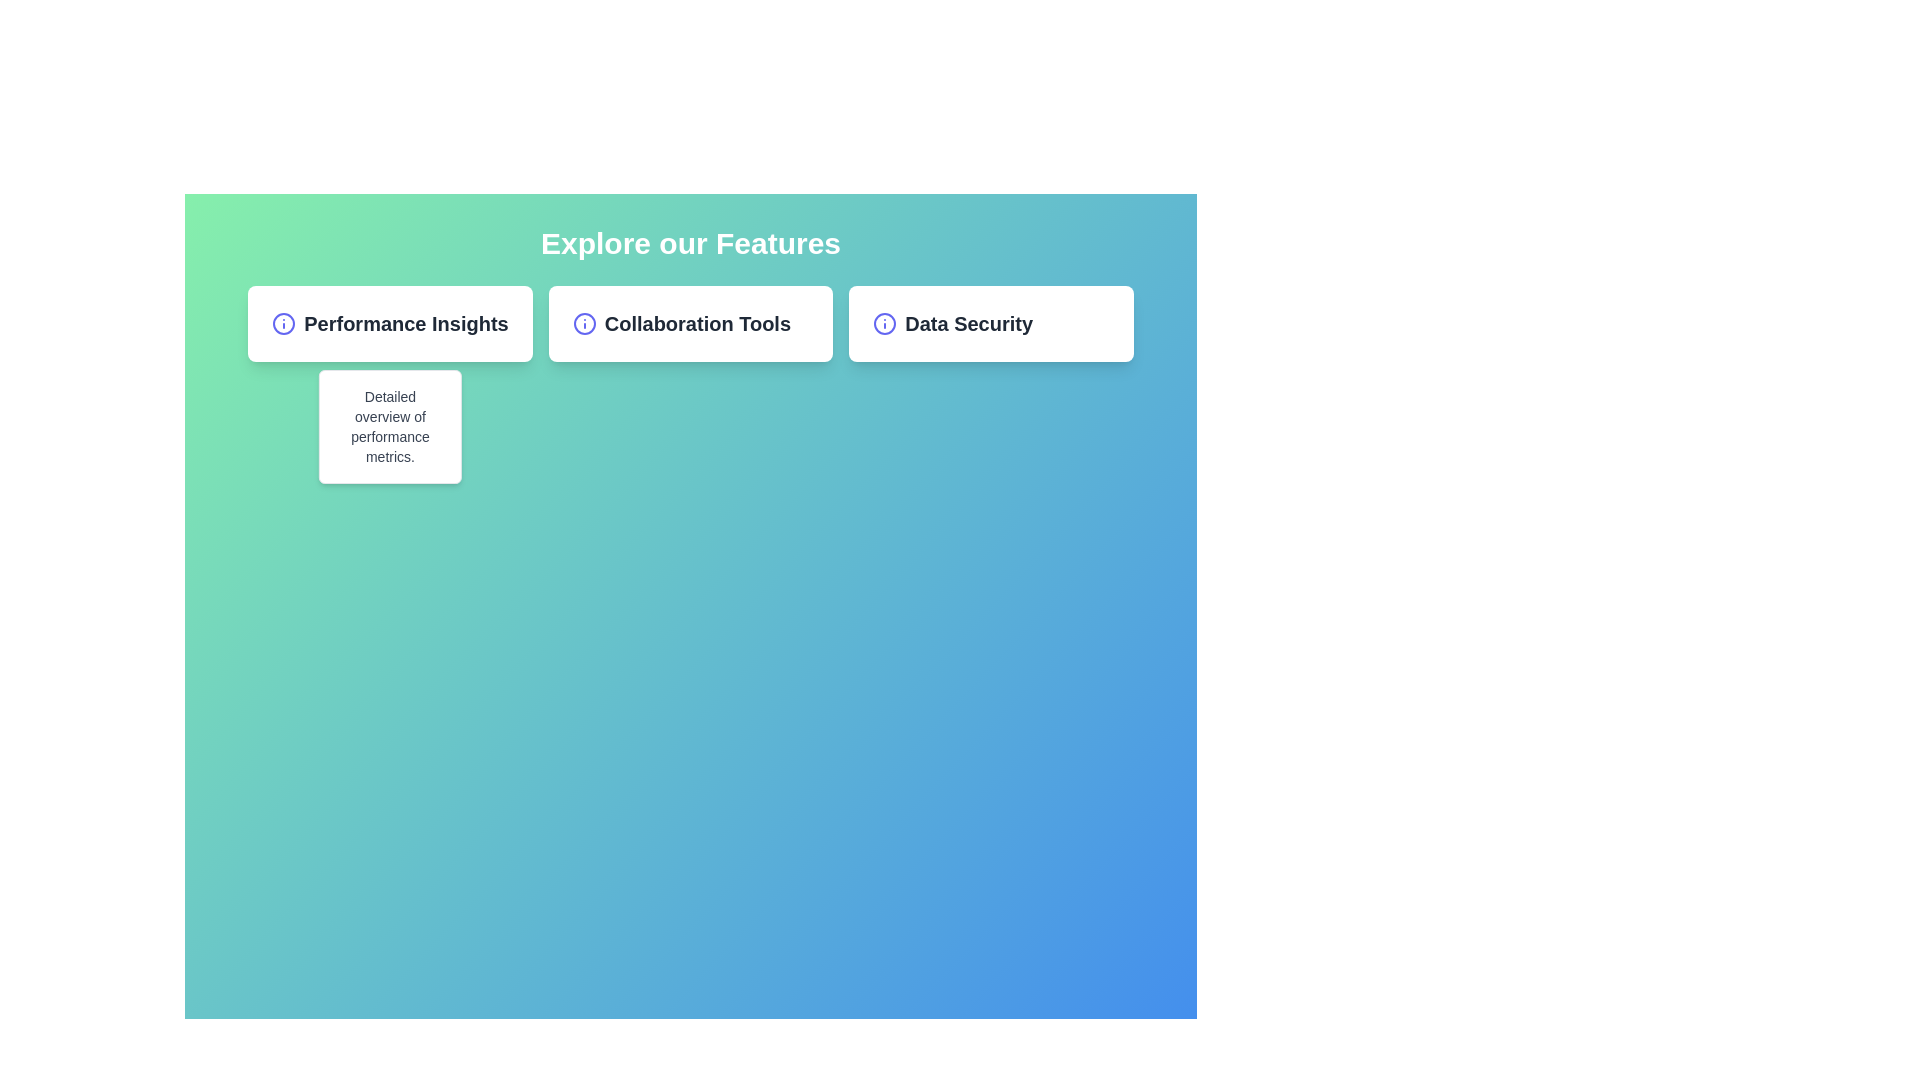  I want to click on the decorative circle component of the 'Data Security' icon, which is located at the far right among three horizontally arranged features below the 'Explore our Features' heading, so click(884, 323).